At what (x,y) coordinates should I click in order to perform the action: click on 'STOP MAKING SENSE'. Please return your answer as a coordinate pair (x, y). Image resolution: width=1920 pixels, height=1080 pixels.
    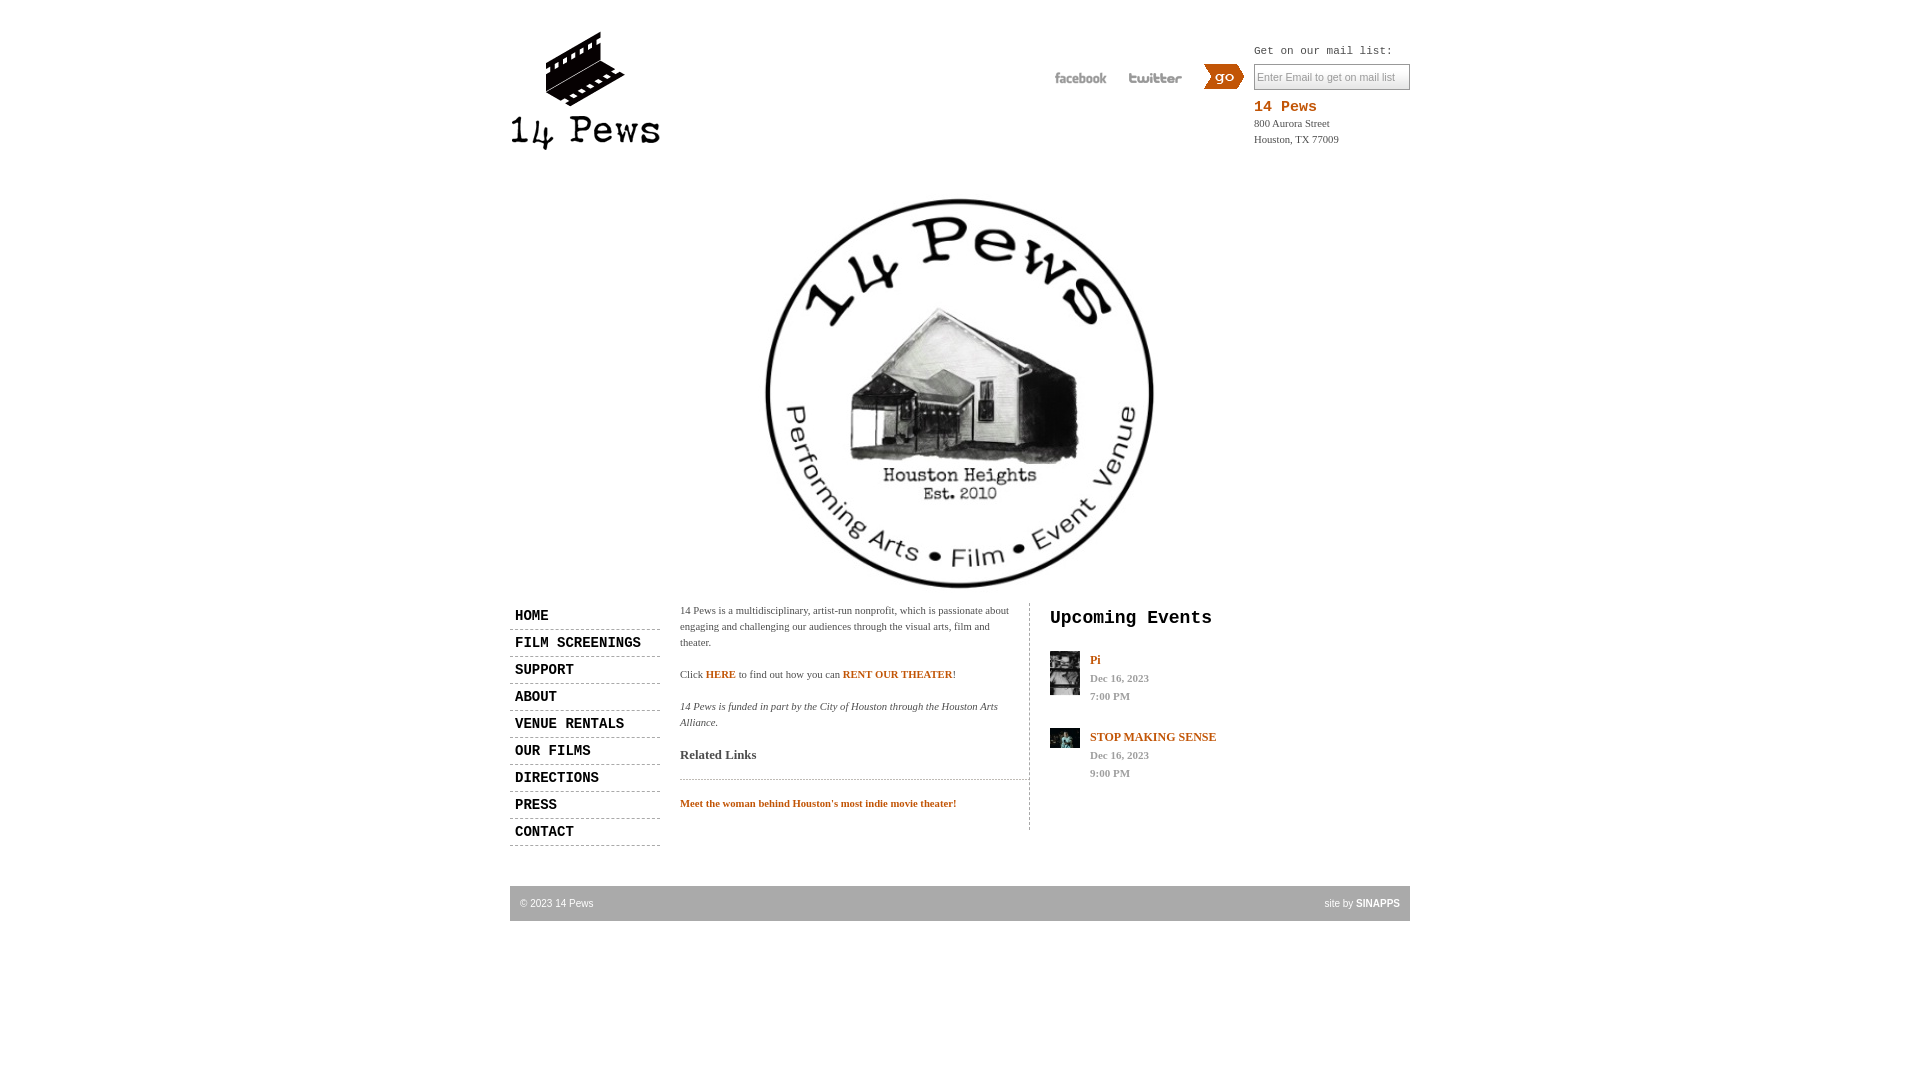
    Looking at the image, I should click on (1152, 736).